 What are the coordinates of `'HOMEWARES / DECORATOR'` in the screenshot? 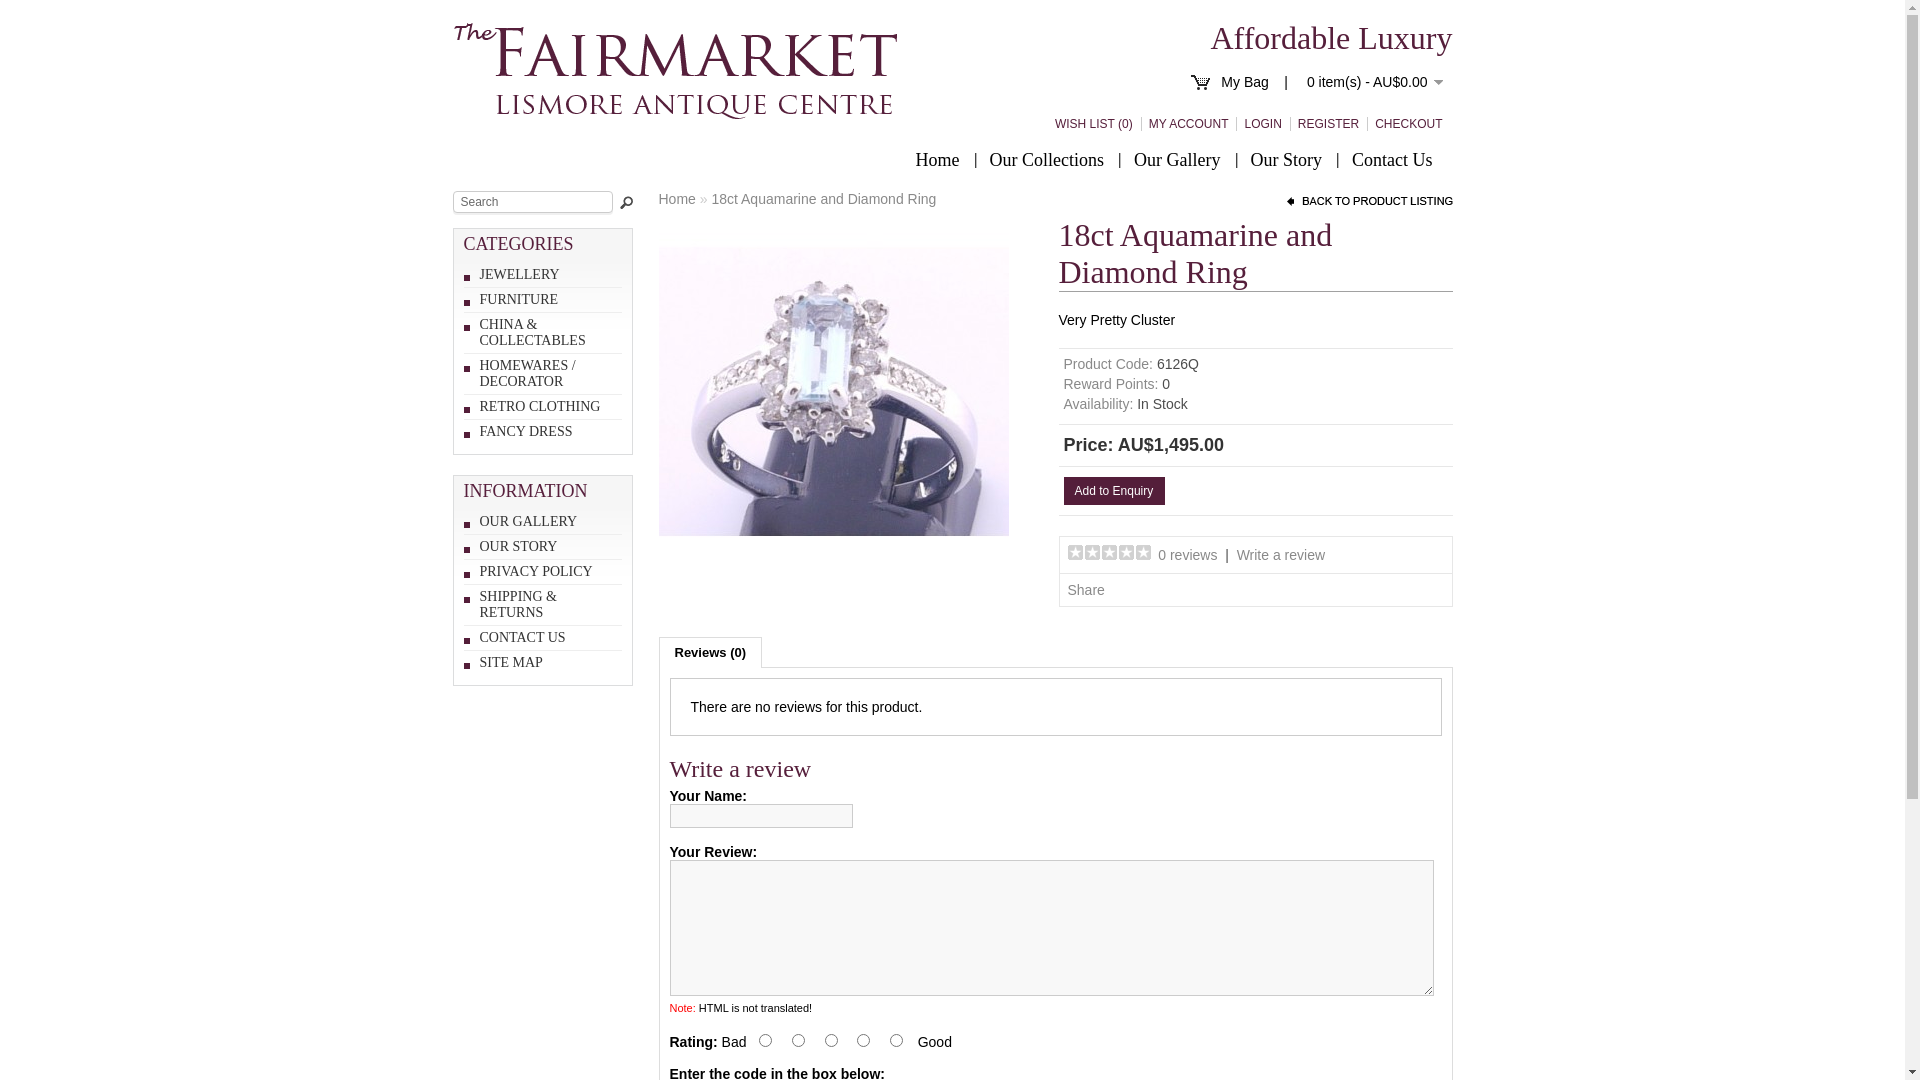 It's located at (528, 373).